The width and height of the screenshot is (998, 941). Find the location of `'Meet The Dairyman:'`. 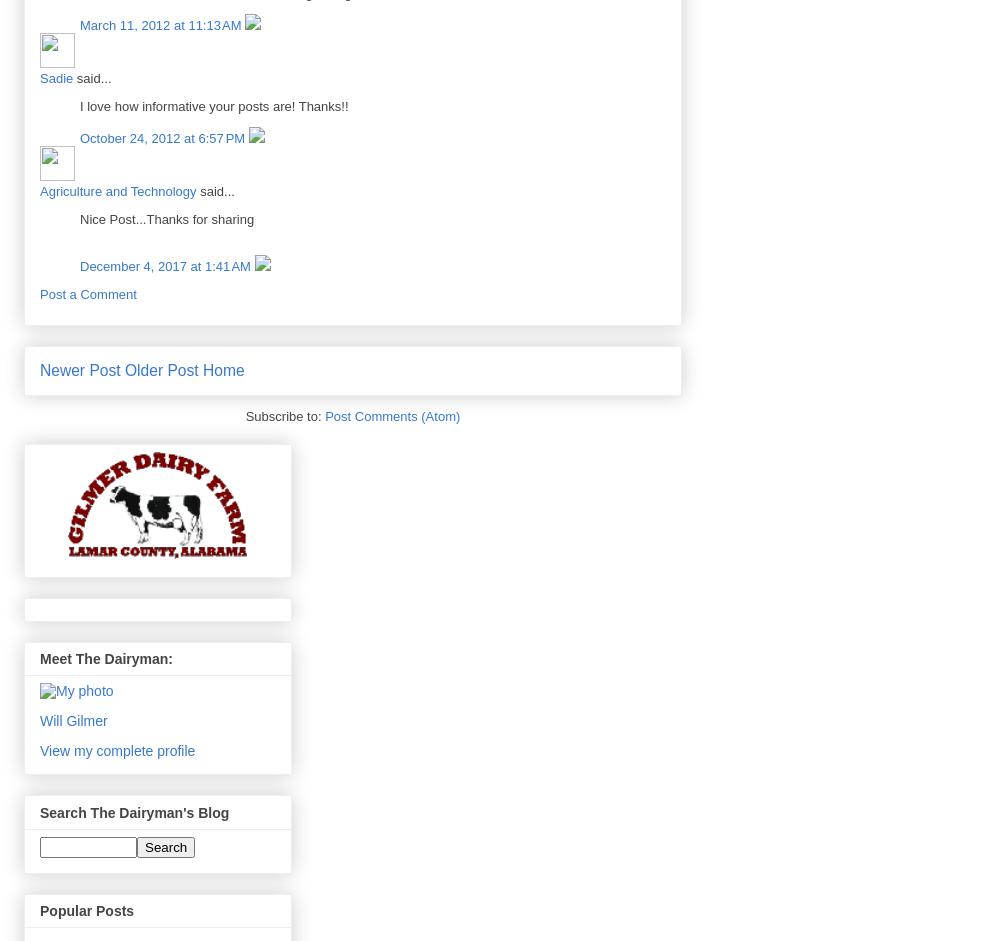

'Meet The Dairyman:' is located at coordinates (106, 657).